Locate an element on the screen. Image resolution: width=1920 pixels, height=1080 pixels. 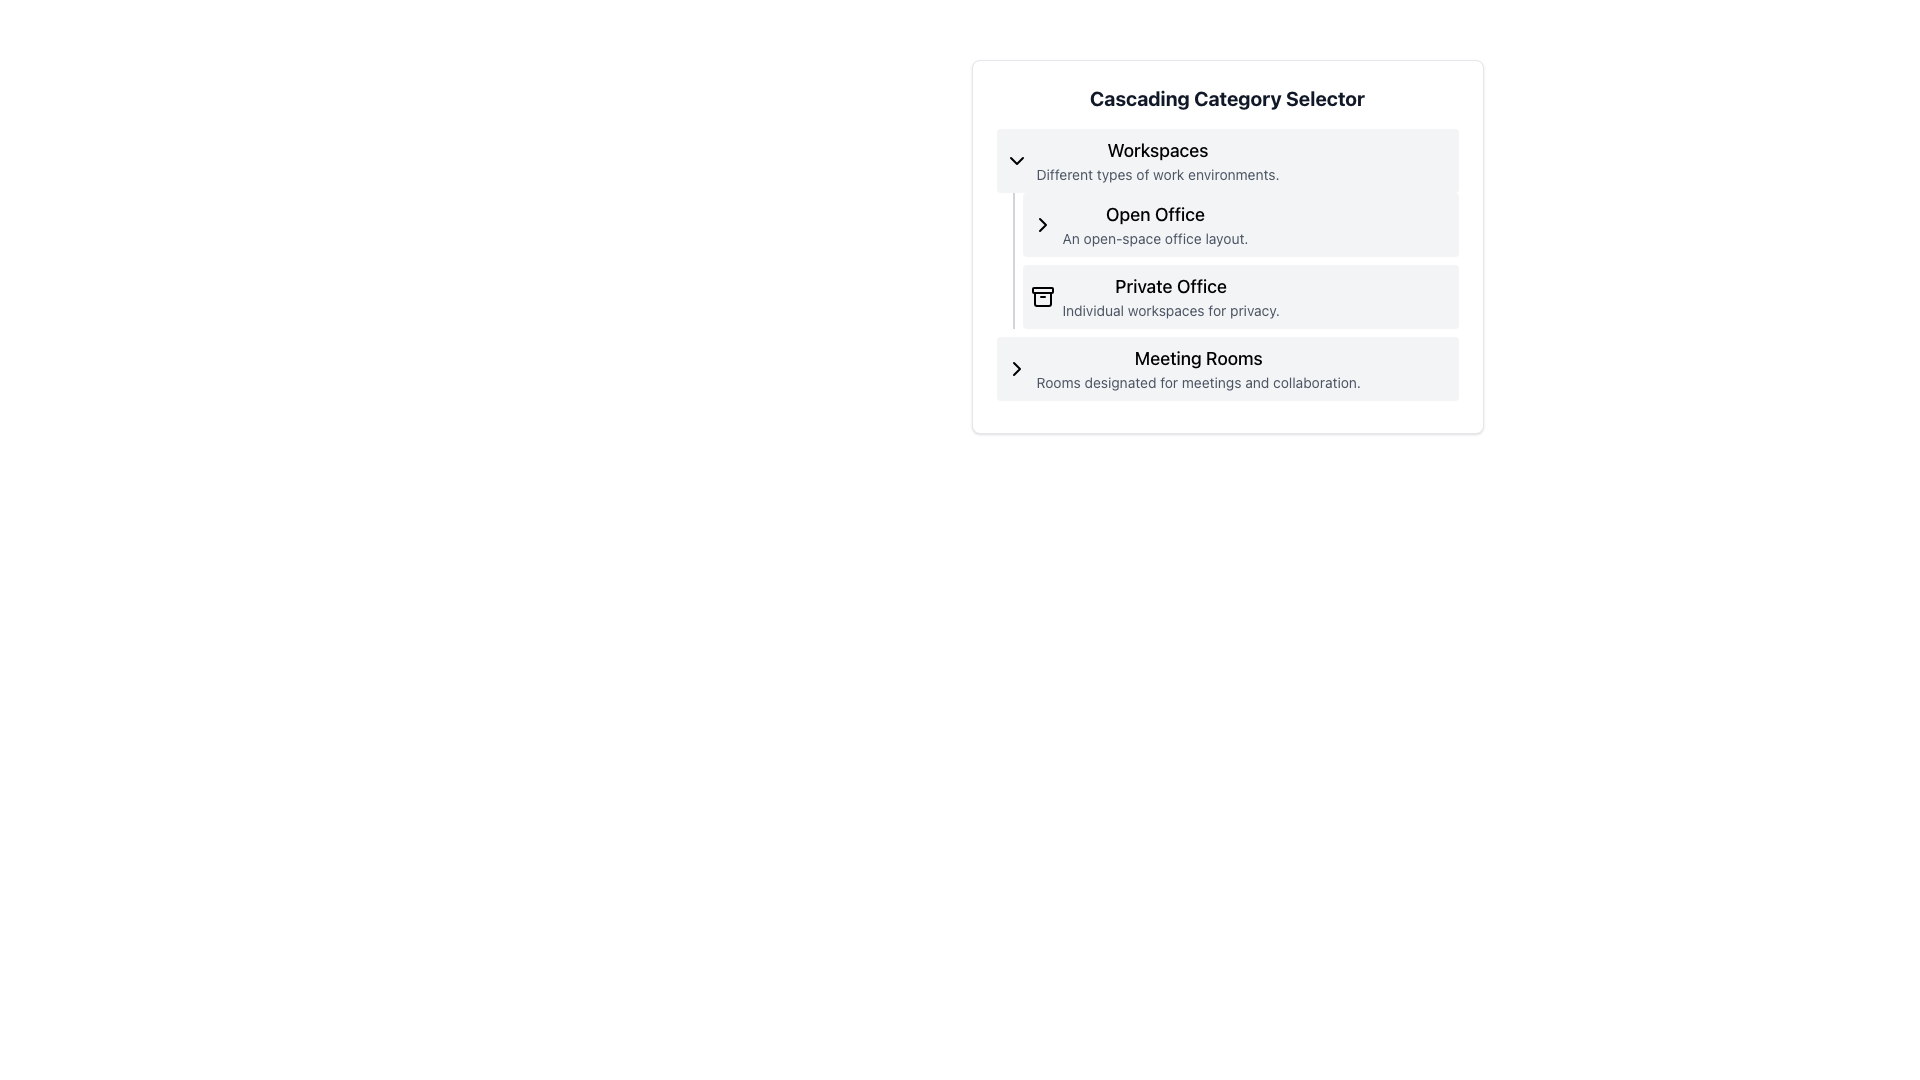
the middle component of the three-part icon associated with the 'Private Office' label in the sidebar menu is located at coordinates (1041, 299).